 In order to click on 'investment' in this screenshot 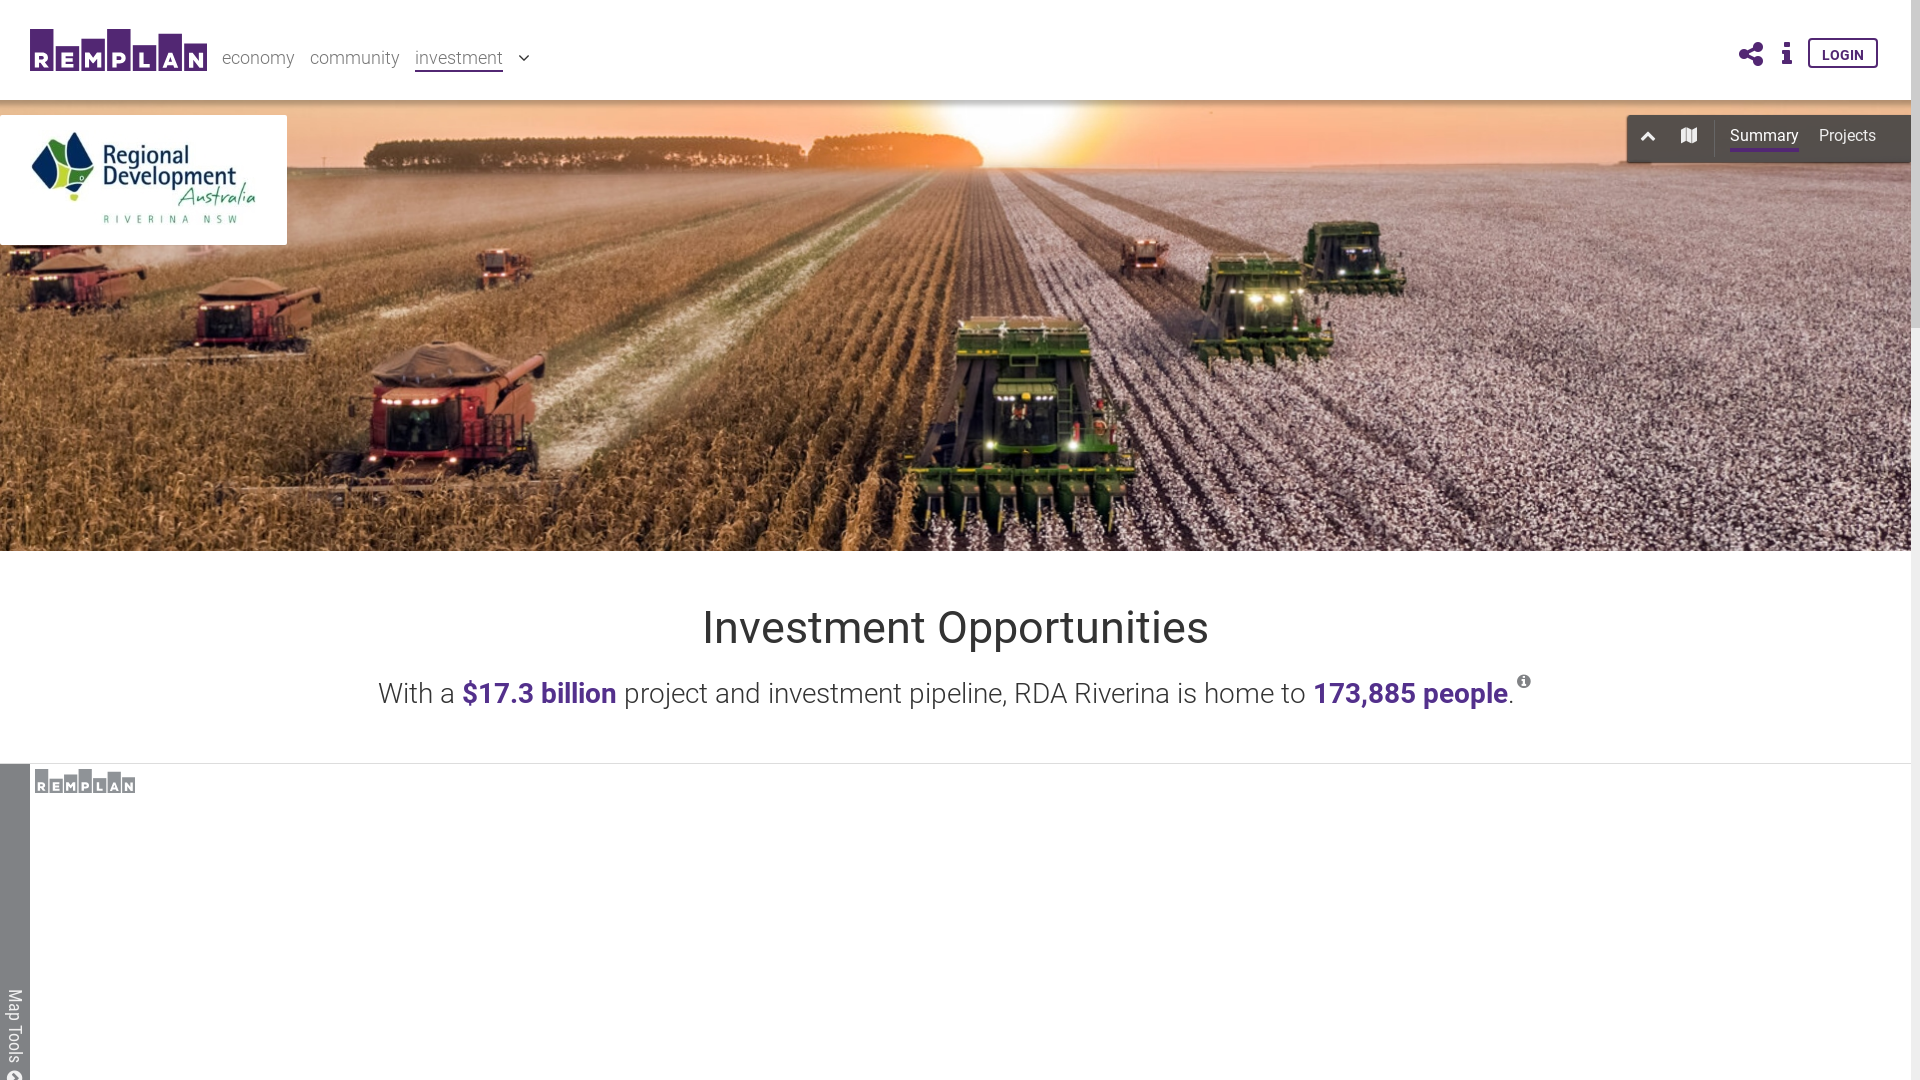, I will do `click(458, 58)`.